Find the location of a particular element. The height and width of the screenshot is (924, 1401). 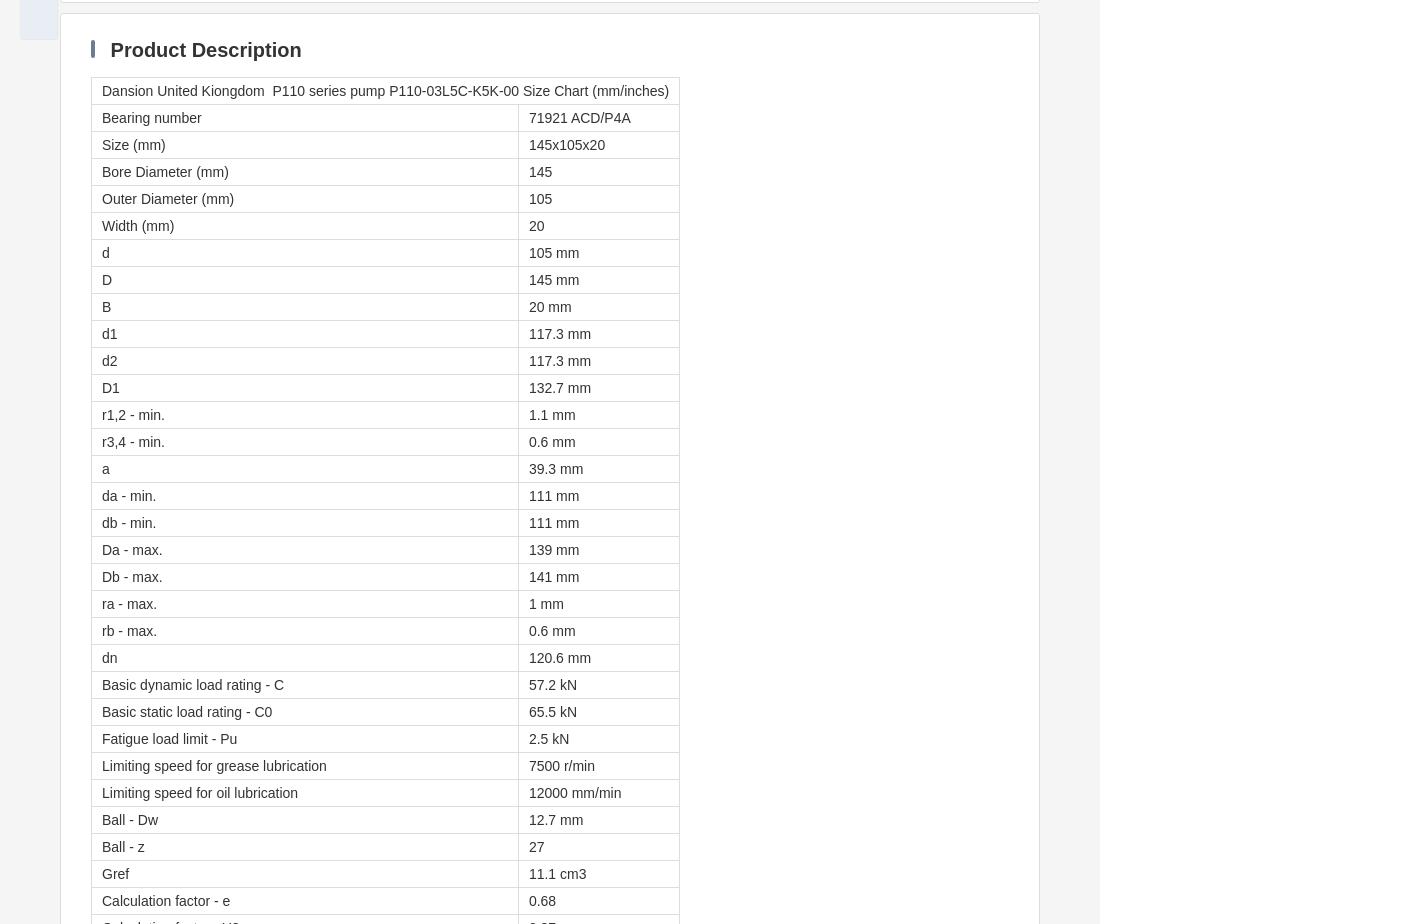

'Bore Diameter (mm)' is located at coordinates (164, 171).